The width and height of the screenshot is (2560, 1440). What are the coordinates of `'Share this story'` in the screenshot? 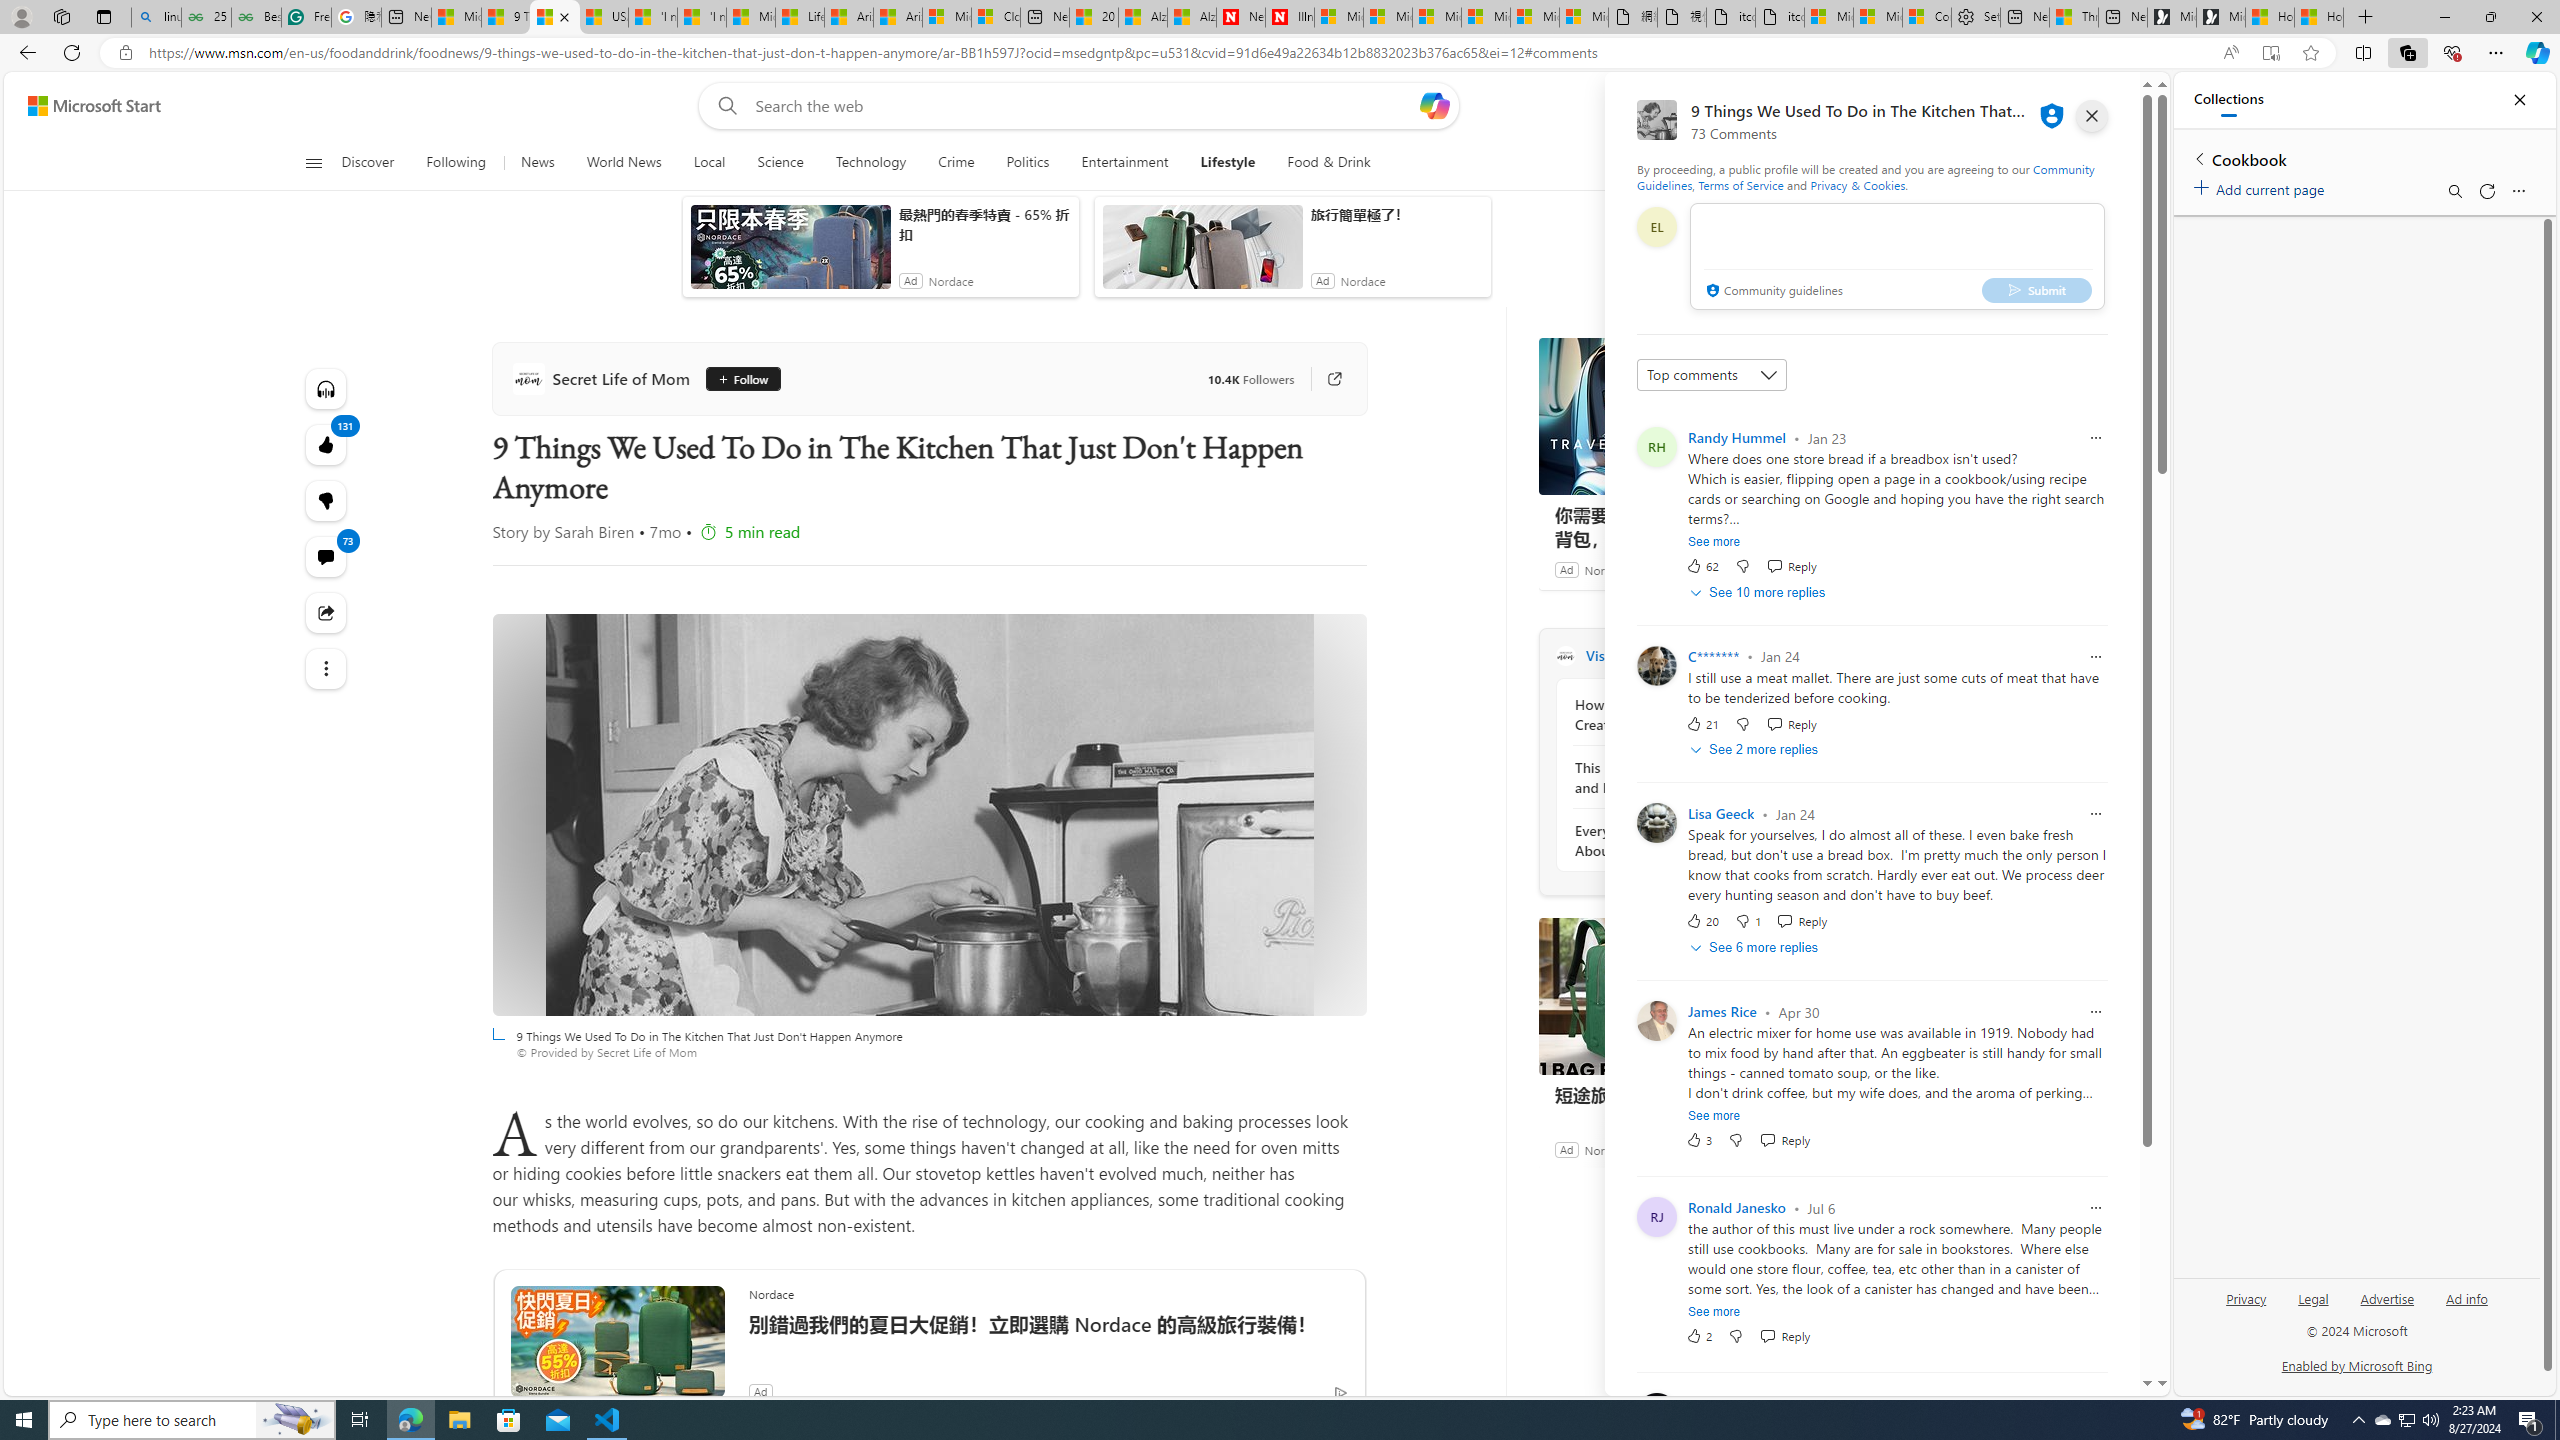 It's located at (325, 612).